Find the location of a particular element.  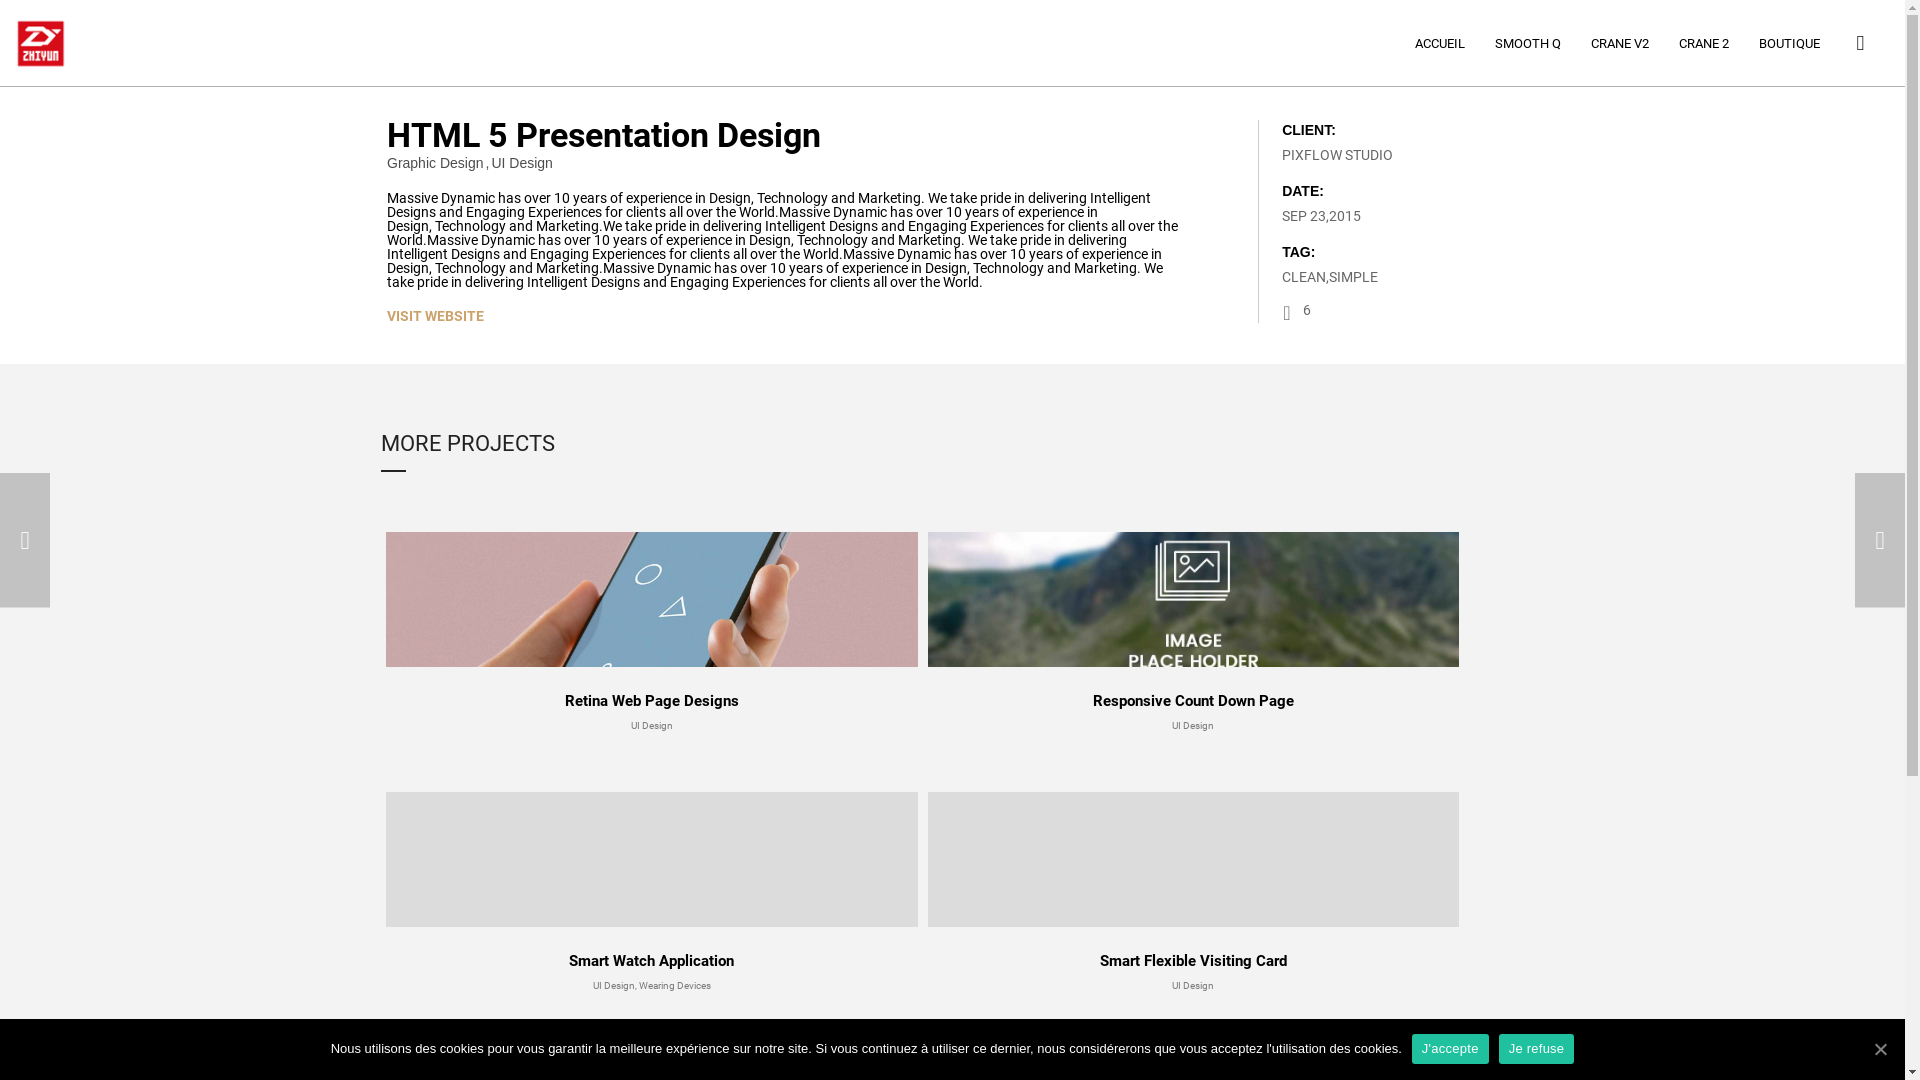

'CRANE V2' is located at coordinates (1620, 43).